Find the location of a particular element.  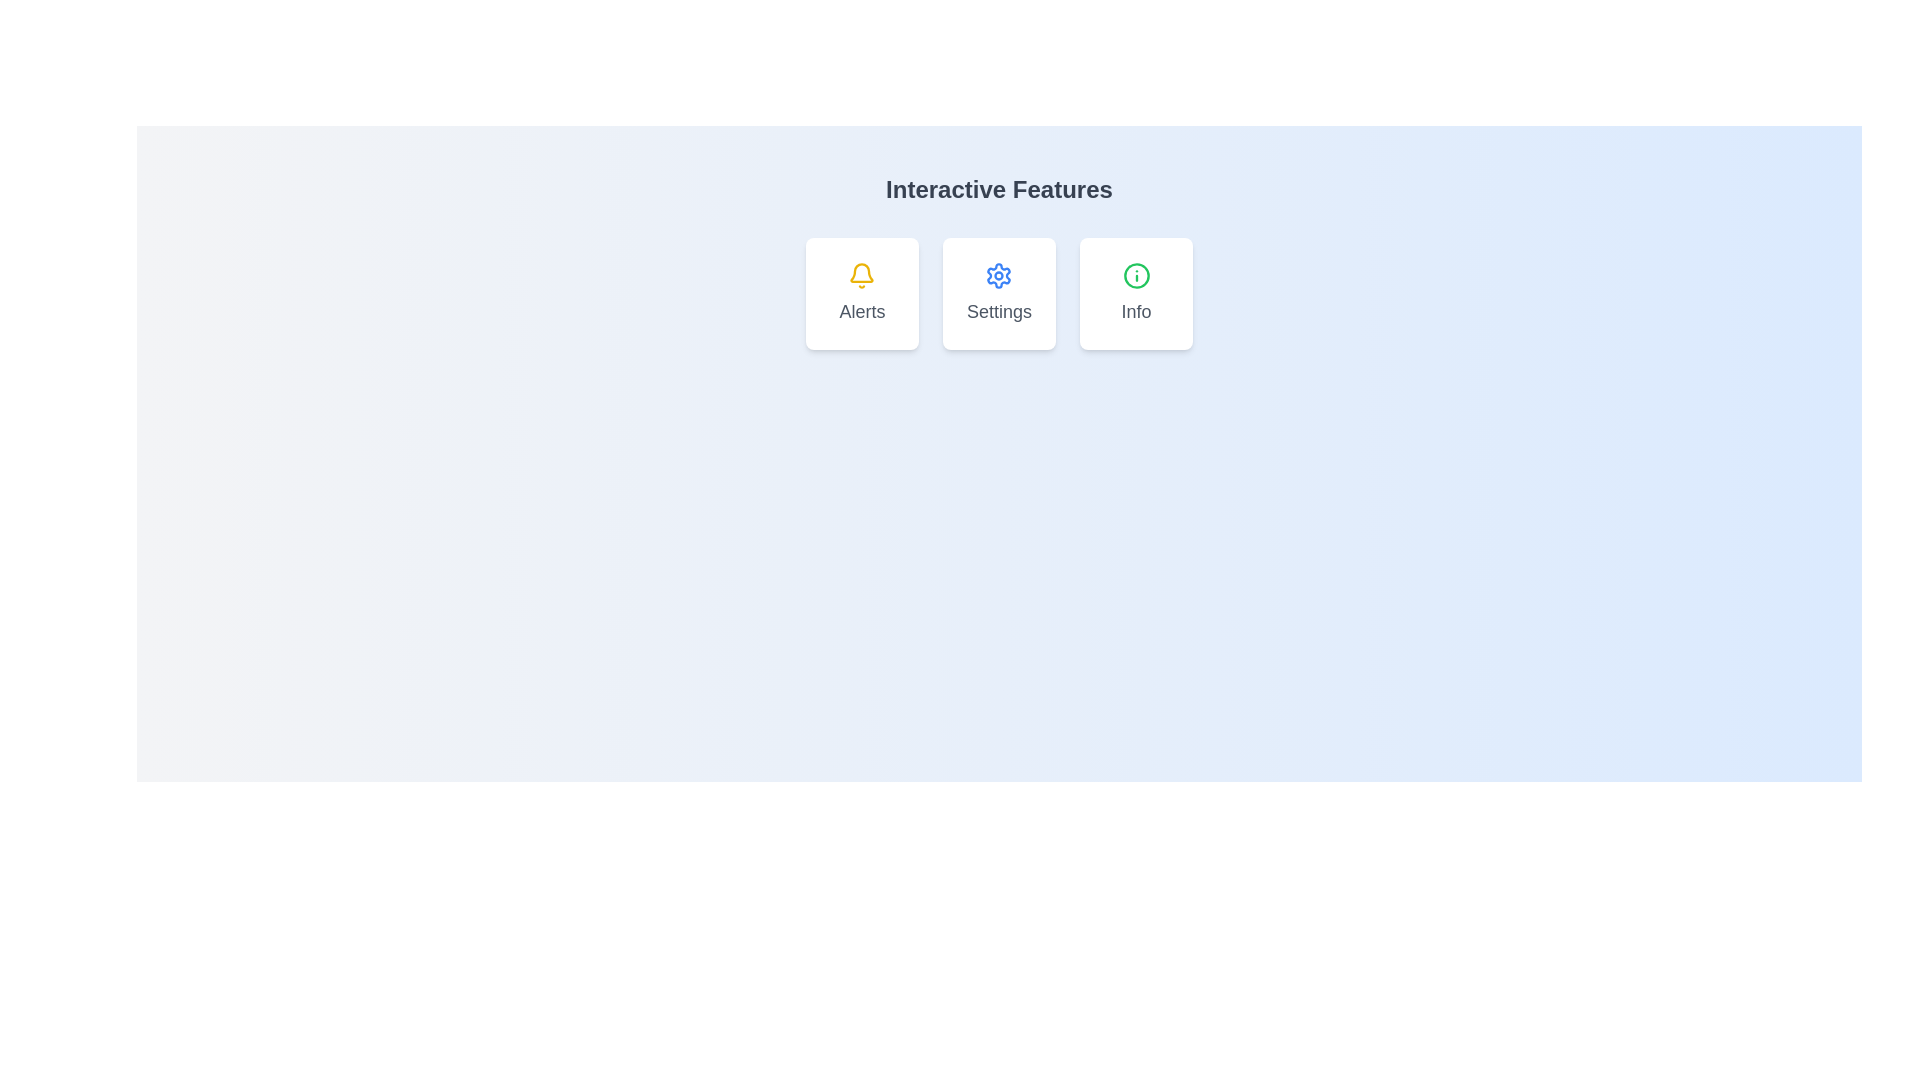

the 'Info' SVG icon located in the rightmost card under the heading 'Interactive Features'. This icon represents the 'Info' functionality and is centrally aligned above the text 'Info' is located at coordinates (1136, 276).